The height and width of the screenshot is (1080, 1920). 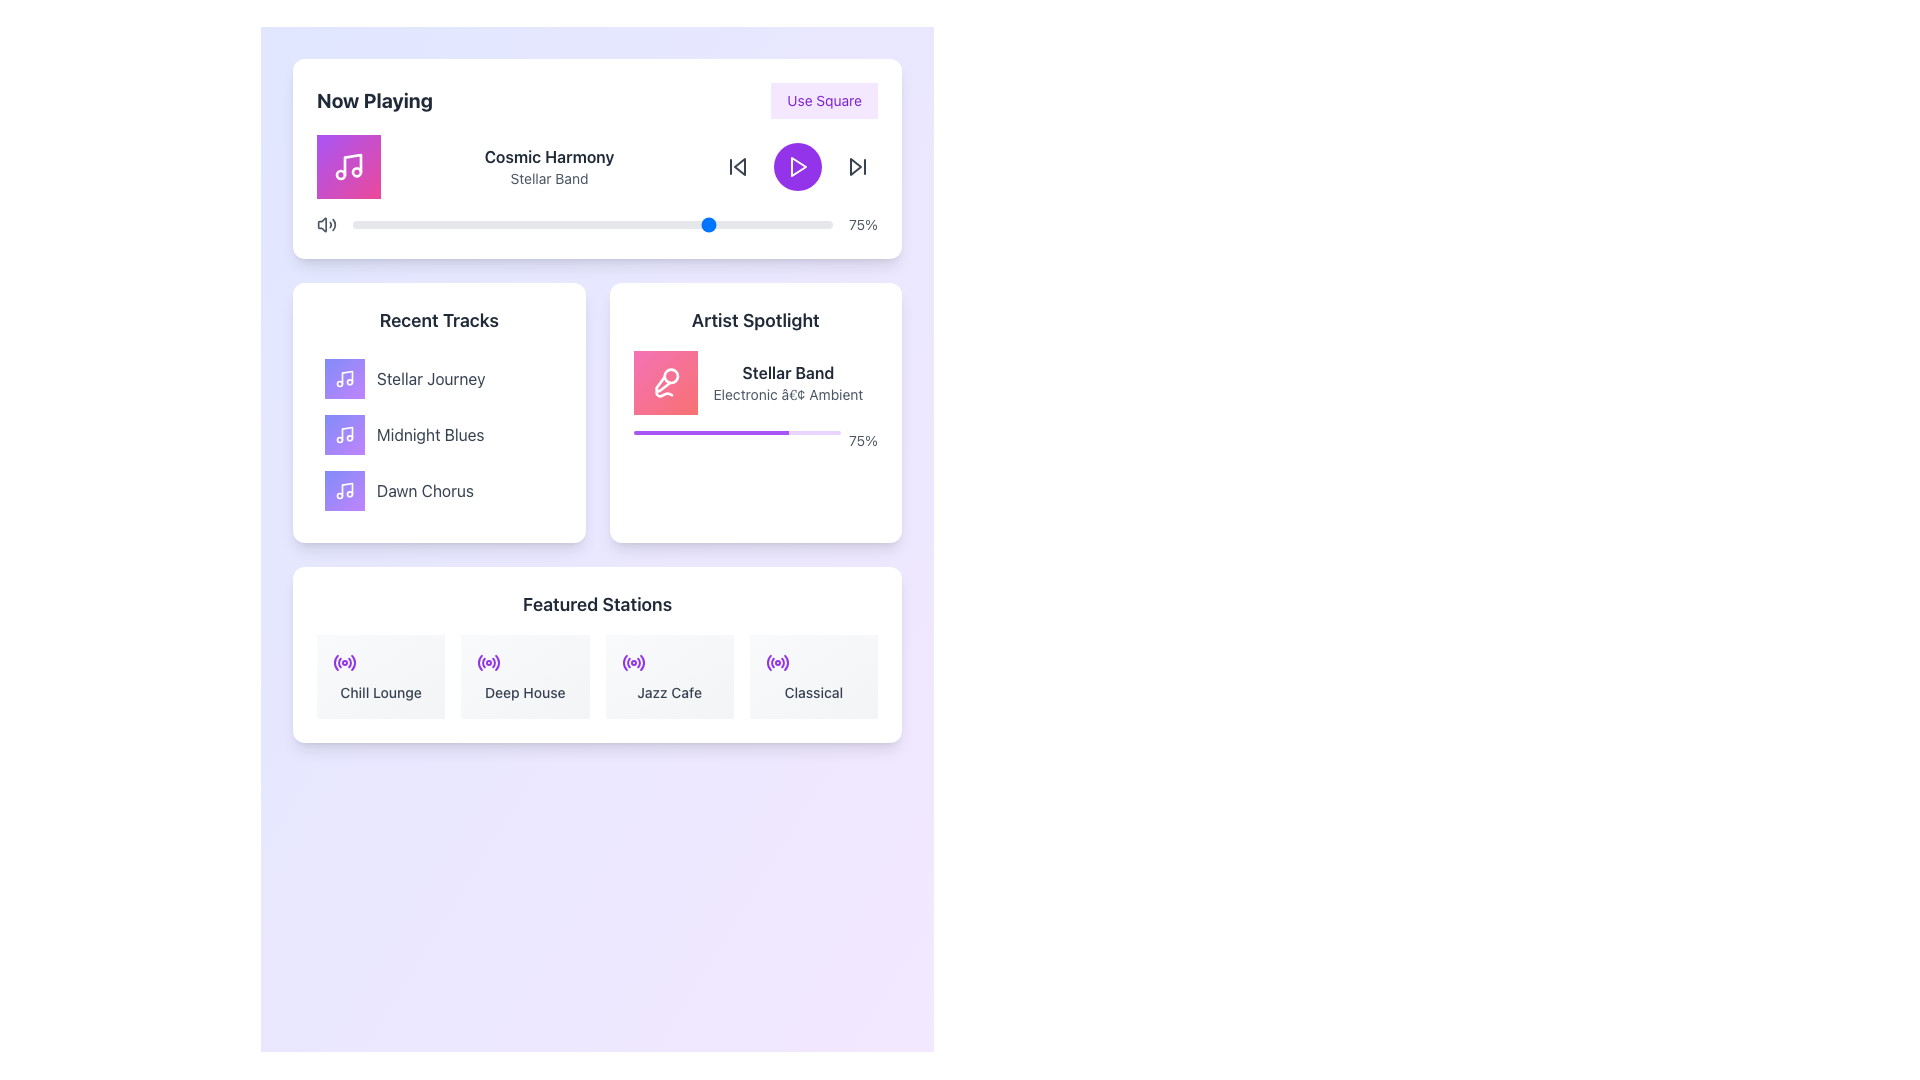 What do you see at coordinates (345, 378) in the screenshot?
I see `the white musical note icon within a purple square background located in the 'Recent Tracks' section, adjacent to 'Stellar Journey.'` at bounding box center [345, 378].